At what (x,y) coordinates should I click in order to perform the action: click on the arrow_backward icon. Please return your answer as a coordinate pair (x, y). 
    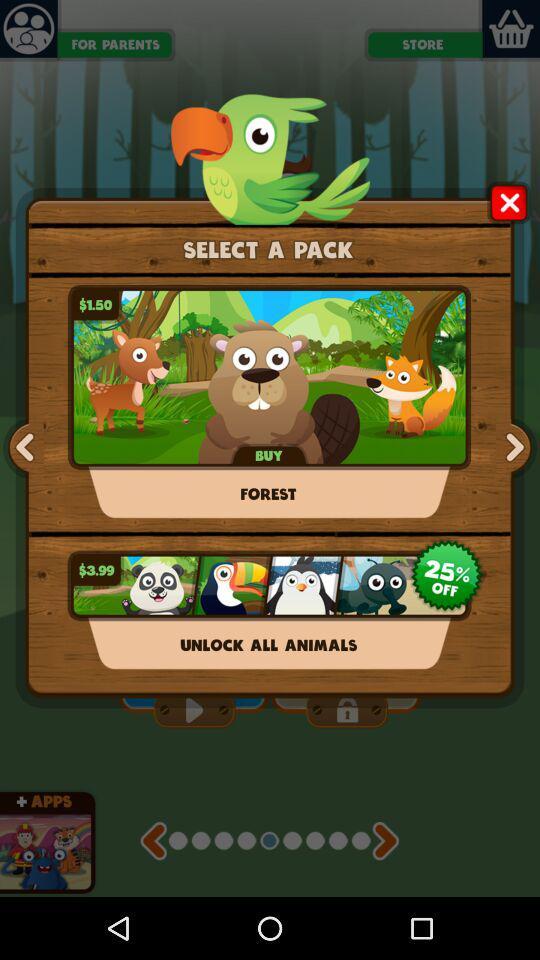
    Looking at the image, I should click on (26, 480).